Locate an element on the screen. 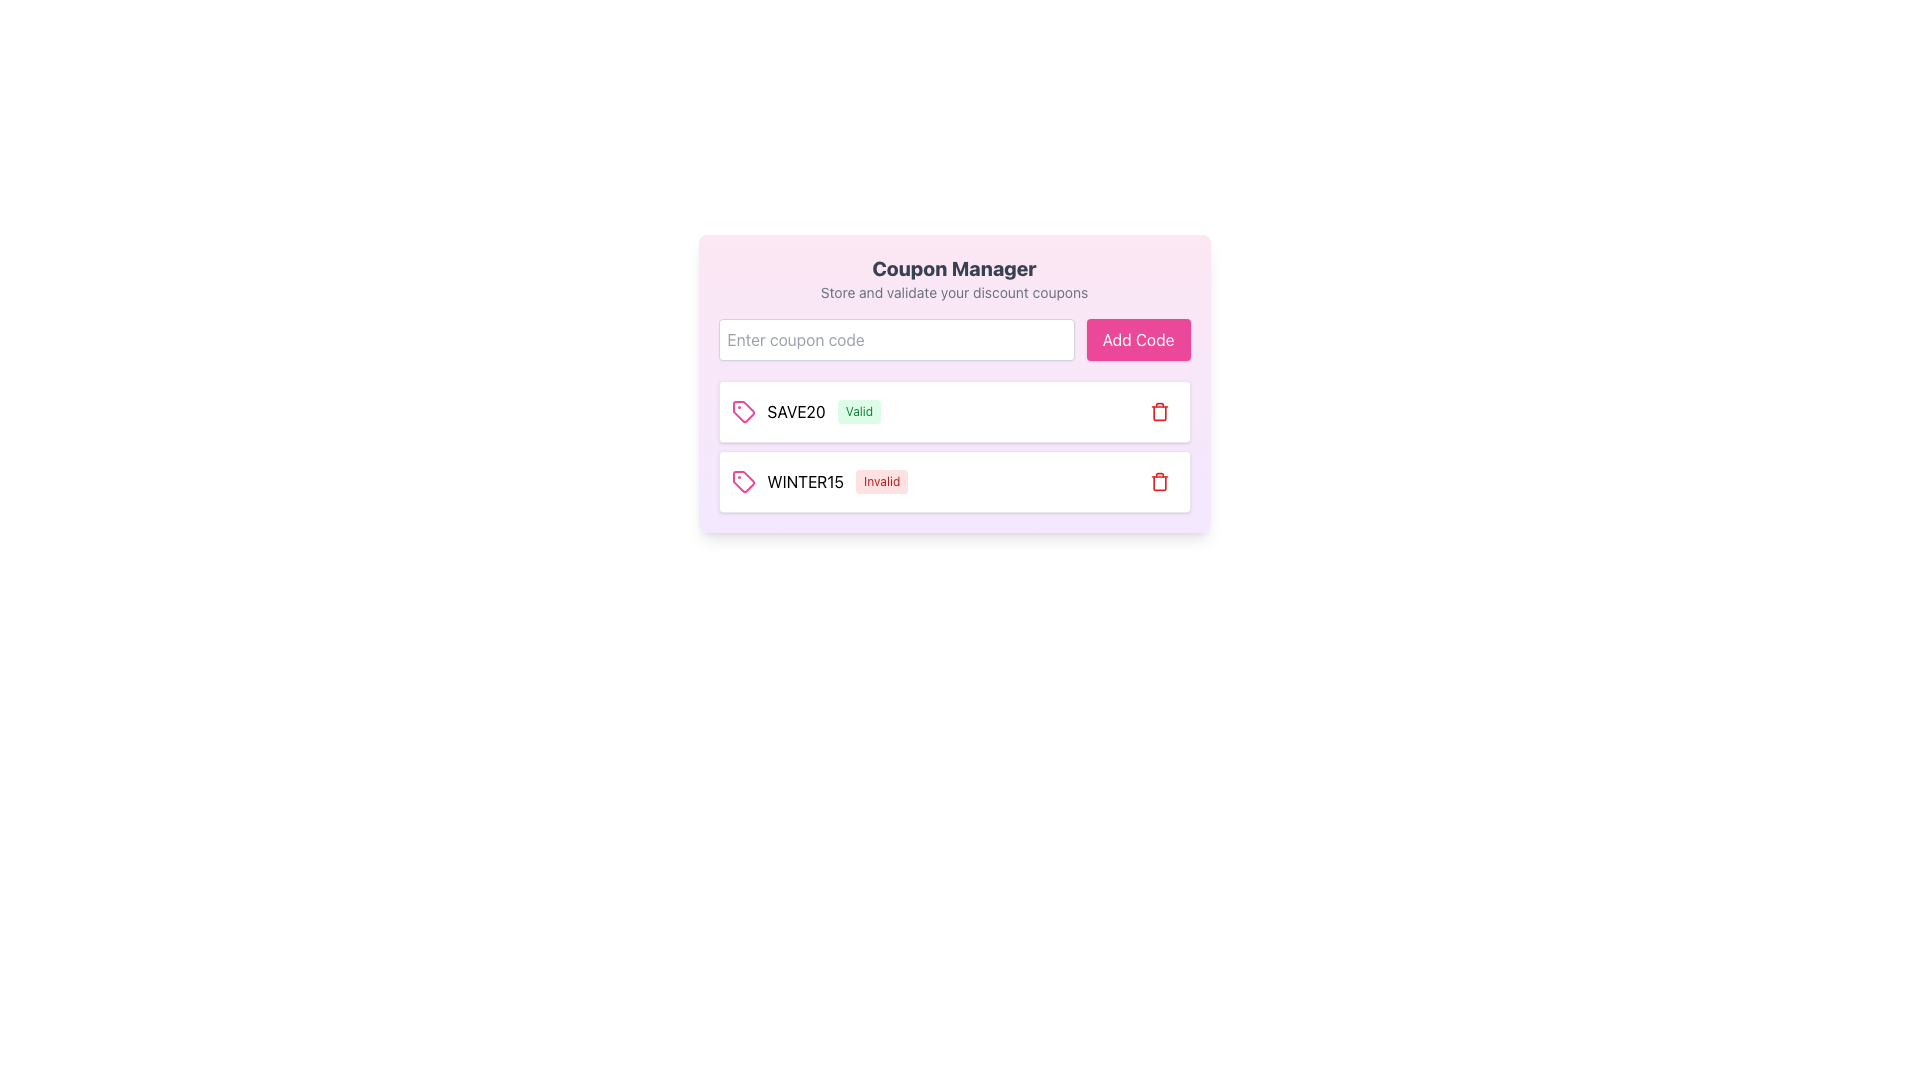 This screenshot has width=1920, height=1080. text label displaying 'Store and validate your discount coupons.' located beneath the 'Coupon Manager' title is located at coordinates (953, 293).